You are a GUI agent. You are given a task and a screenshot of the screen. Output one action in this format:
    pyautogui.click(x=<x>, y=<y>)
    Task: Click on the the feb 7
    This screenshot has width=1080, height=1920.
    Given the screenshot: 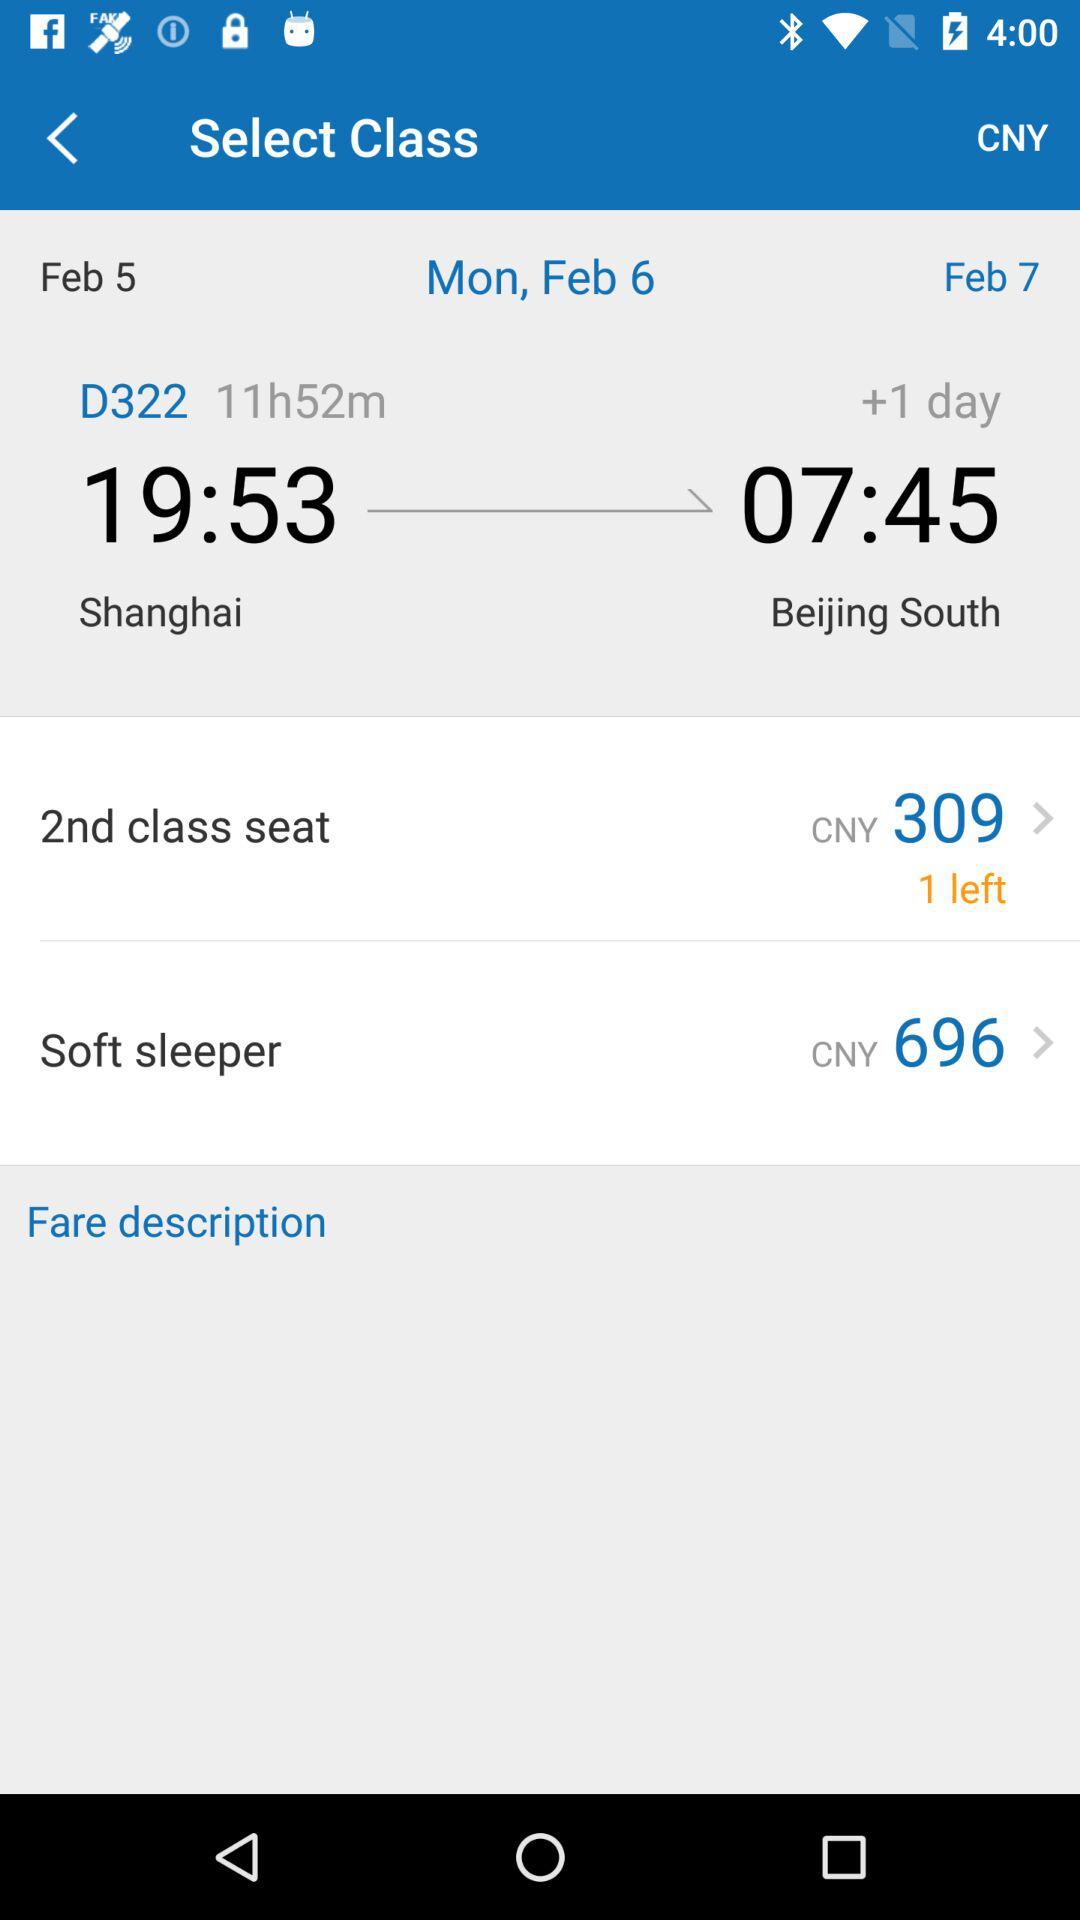 What is the action you would take?
    pyautogui.click(x=945, y=274)
    